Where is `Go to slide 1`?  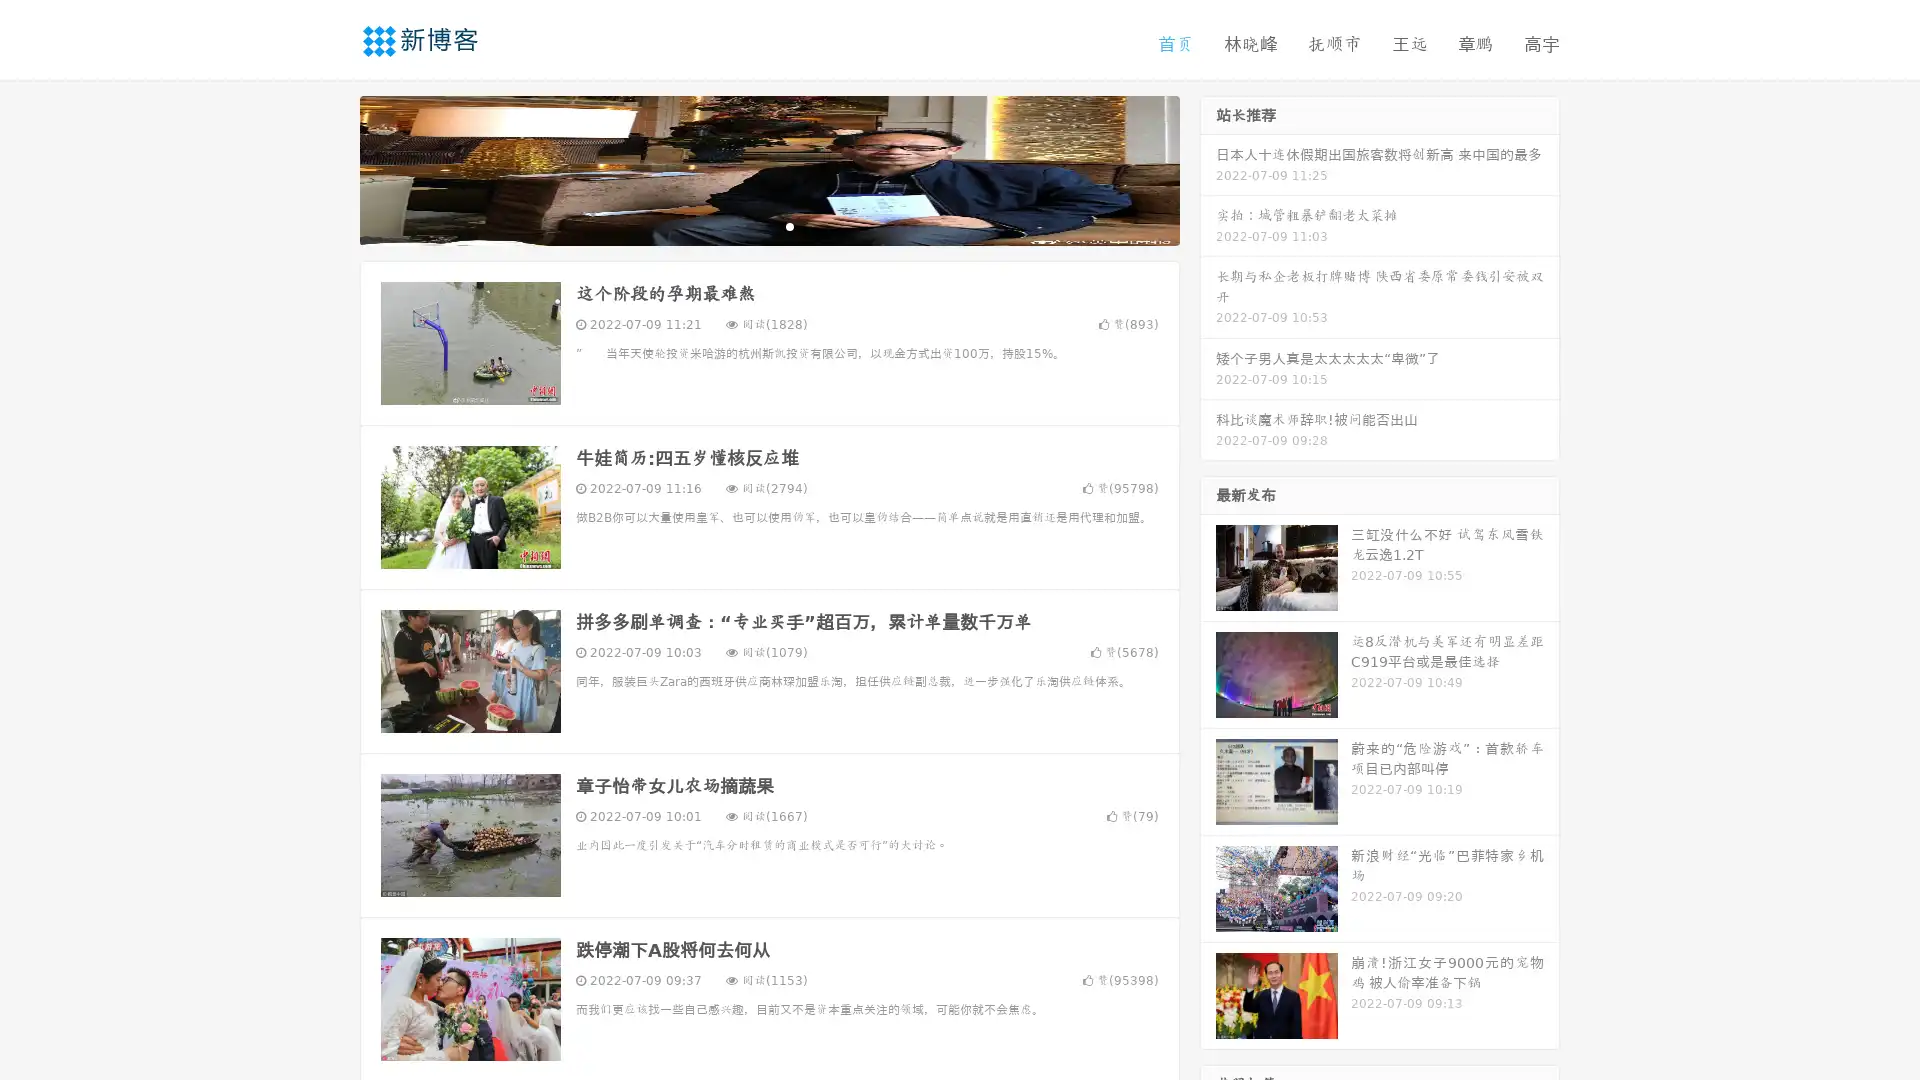
Go to slide 1 is located at coordinates (748, 225).